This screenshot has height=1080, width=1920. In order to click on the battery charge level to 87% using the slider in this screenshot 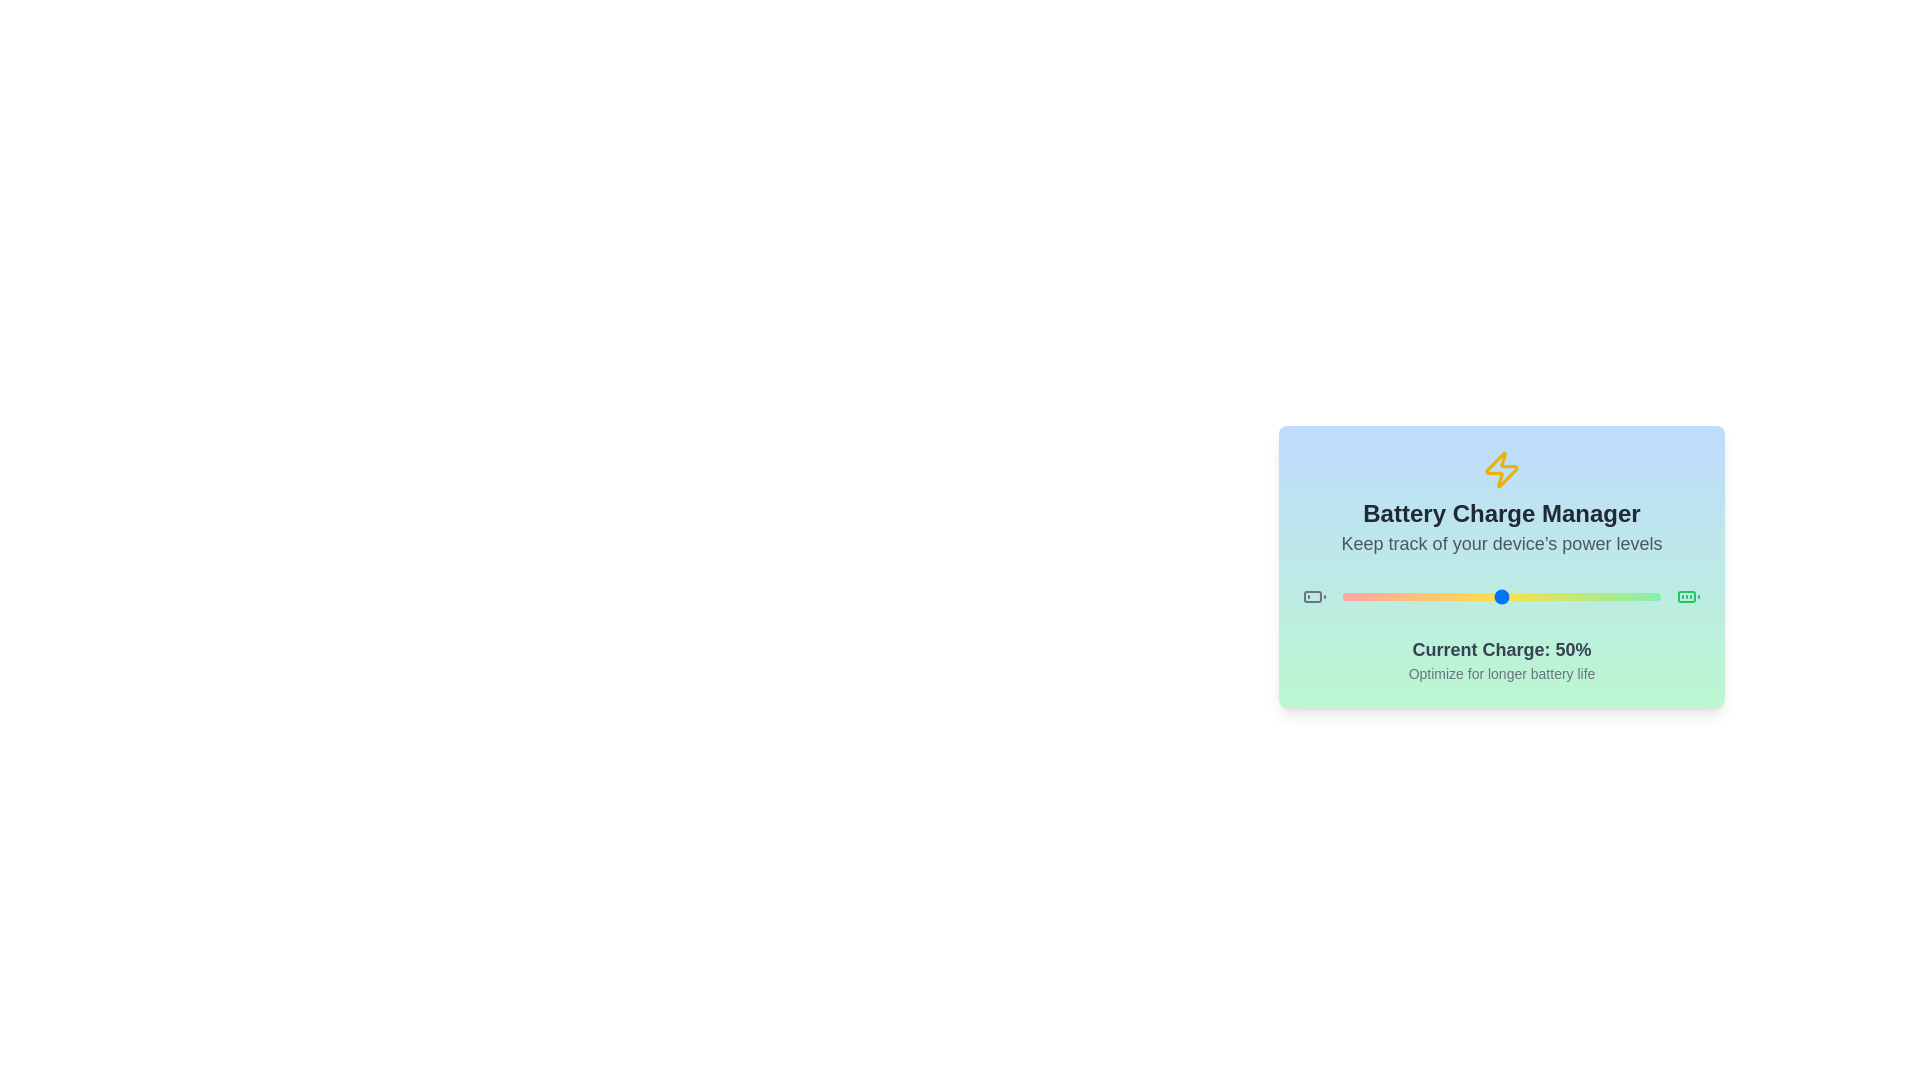, I will do `click(1619, 596)`.